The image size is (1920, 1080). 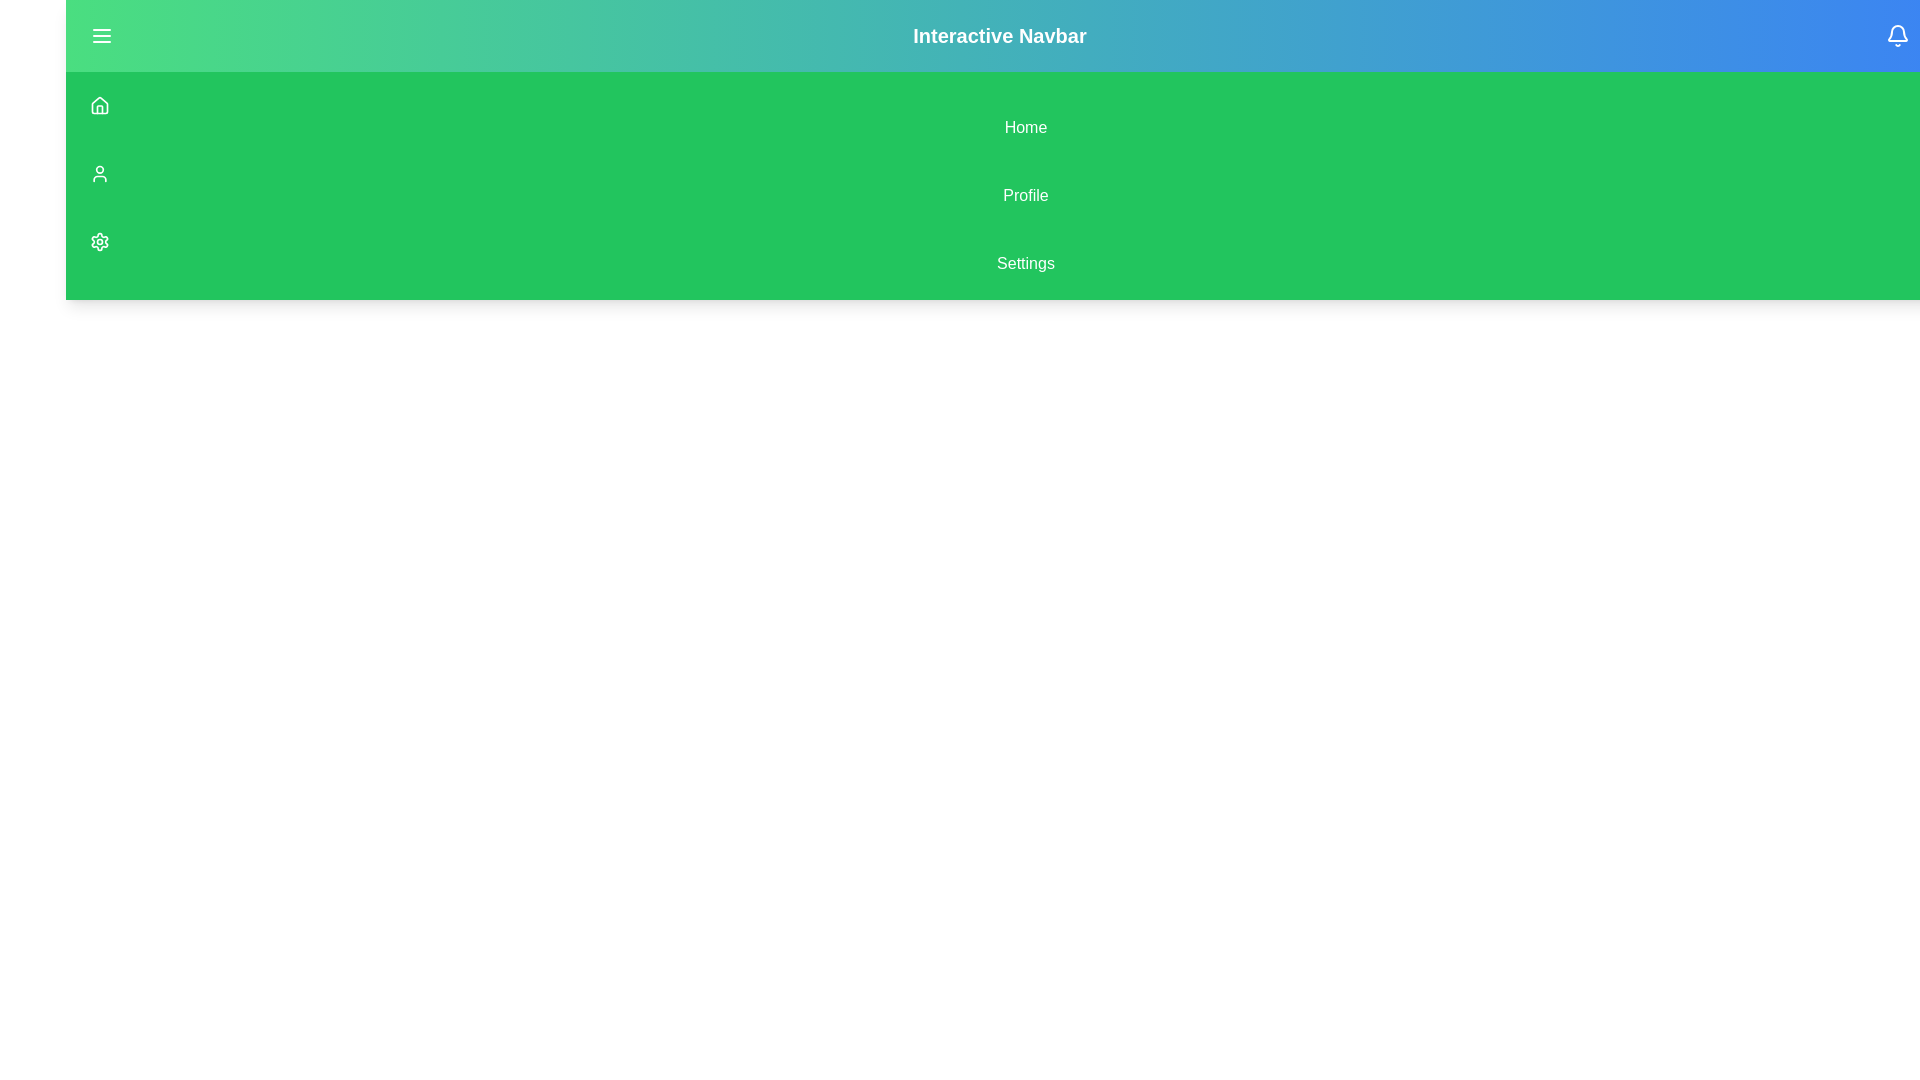 I want to click on the user profile icon, which is a vector icon represented by a circle with a smaller circle inside, located directly below the house icon in the vertical menu layout, so click(x=99, y=172).